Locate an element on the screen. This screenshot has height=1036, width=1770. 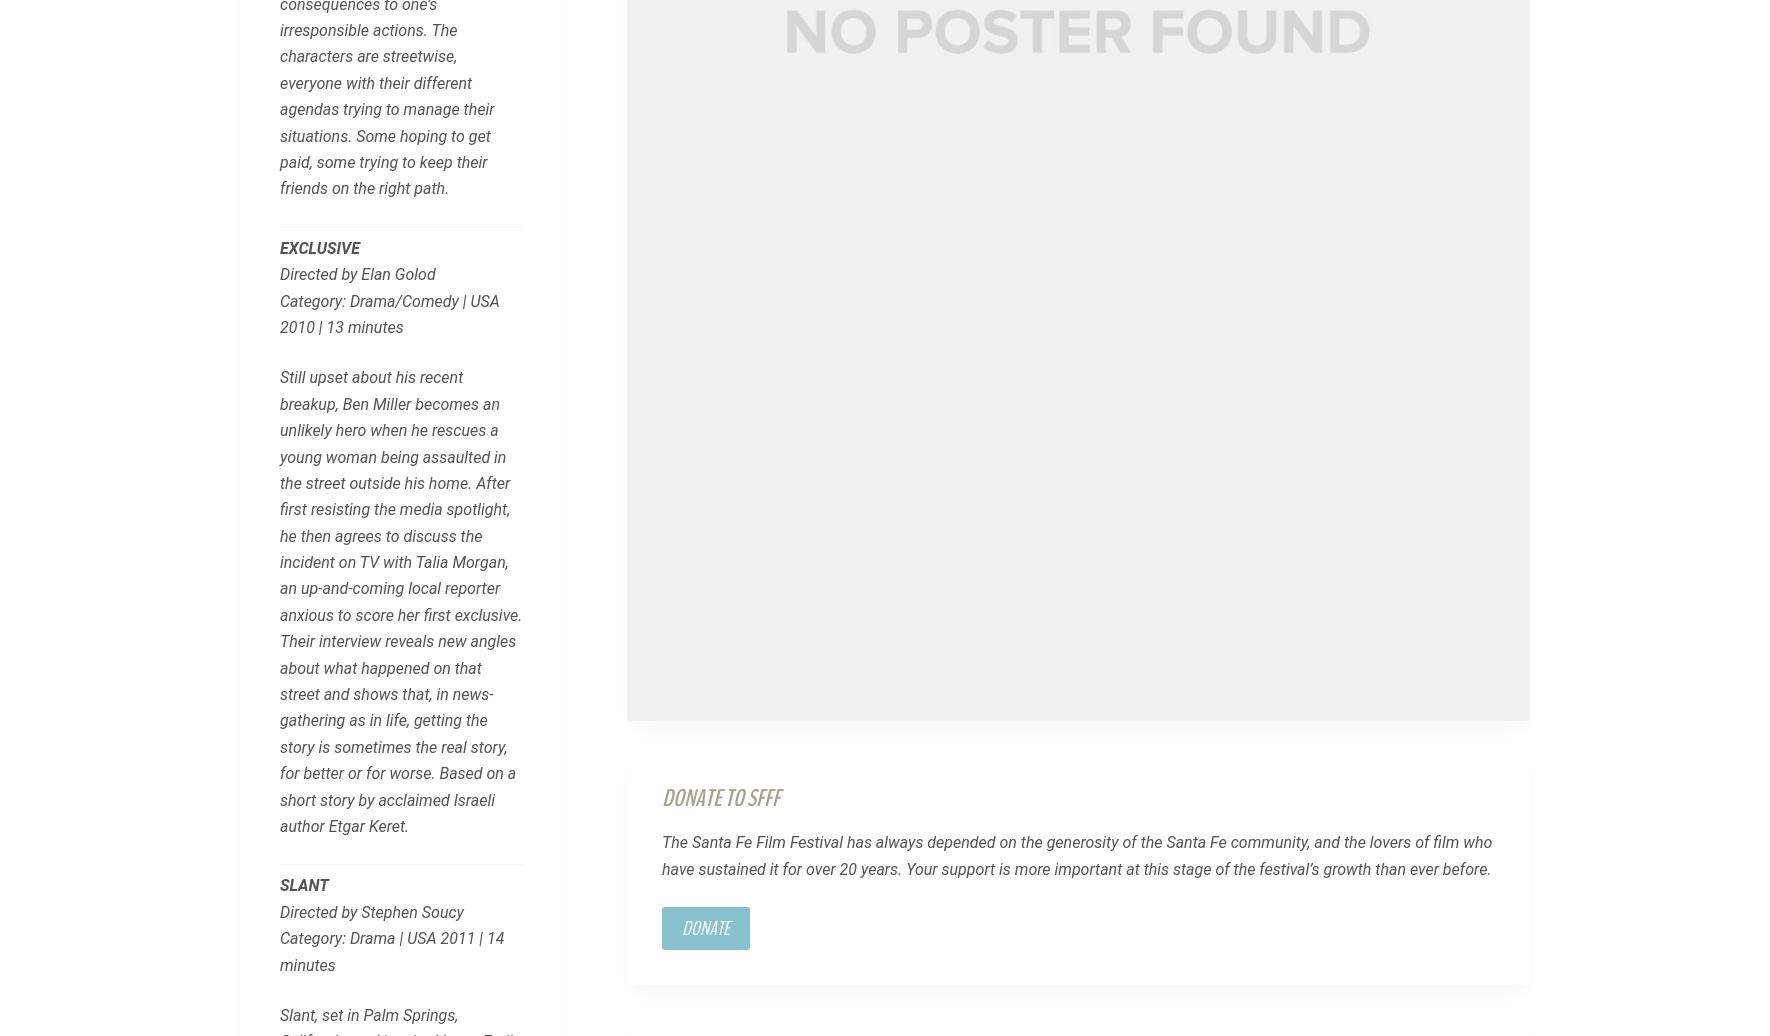
'Mission' is located at coordinates (266, 773).